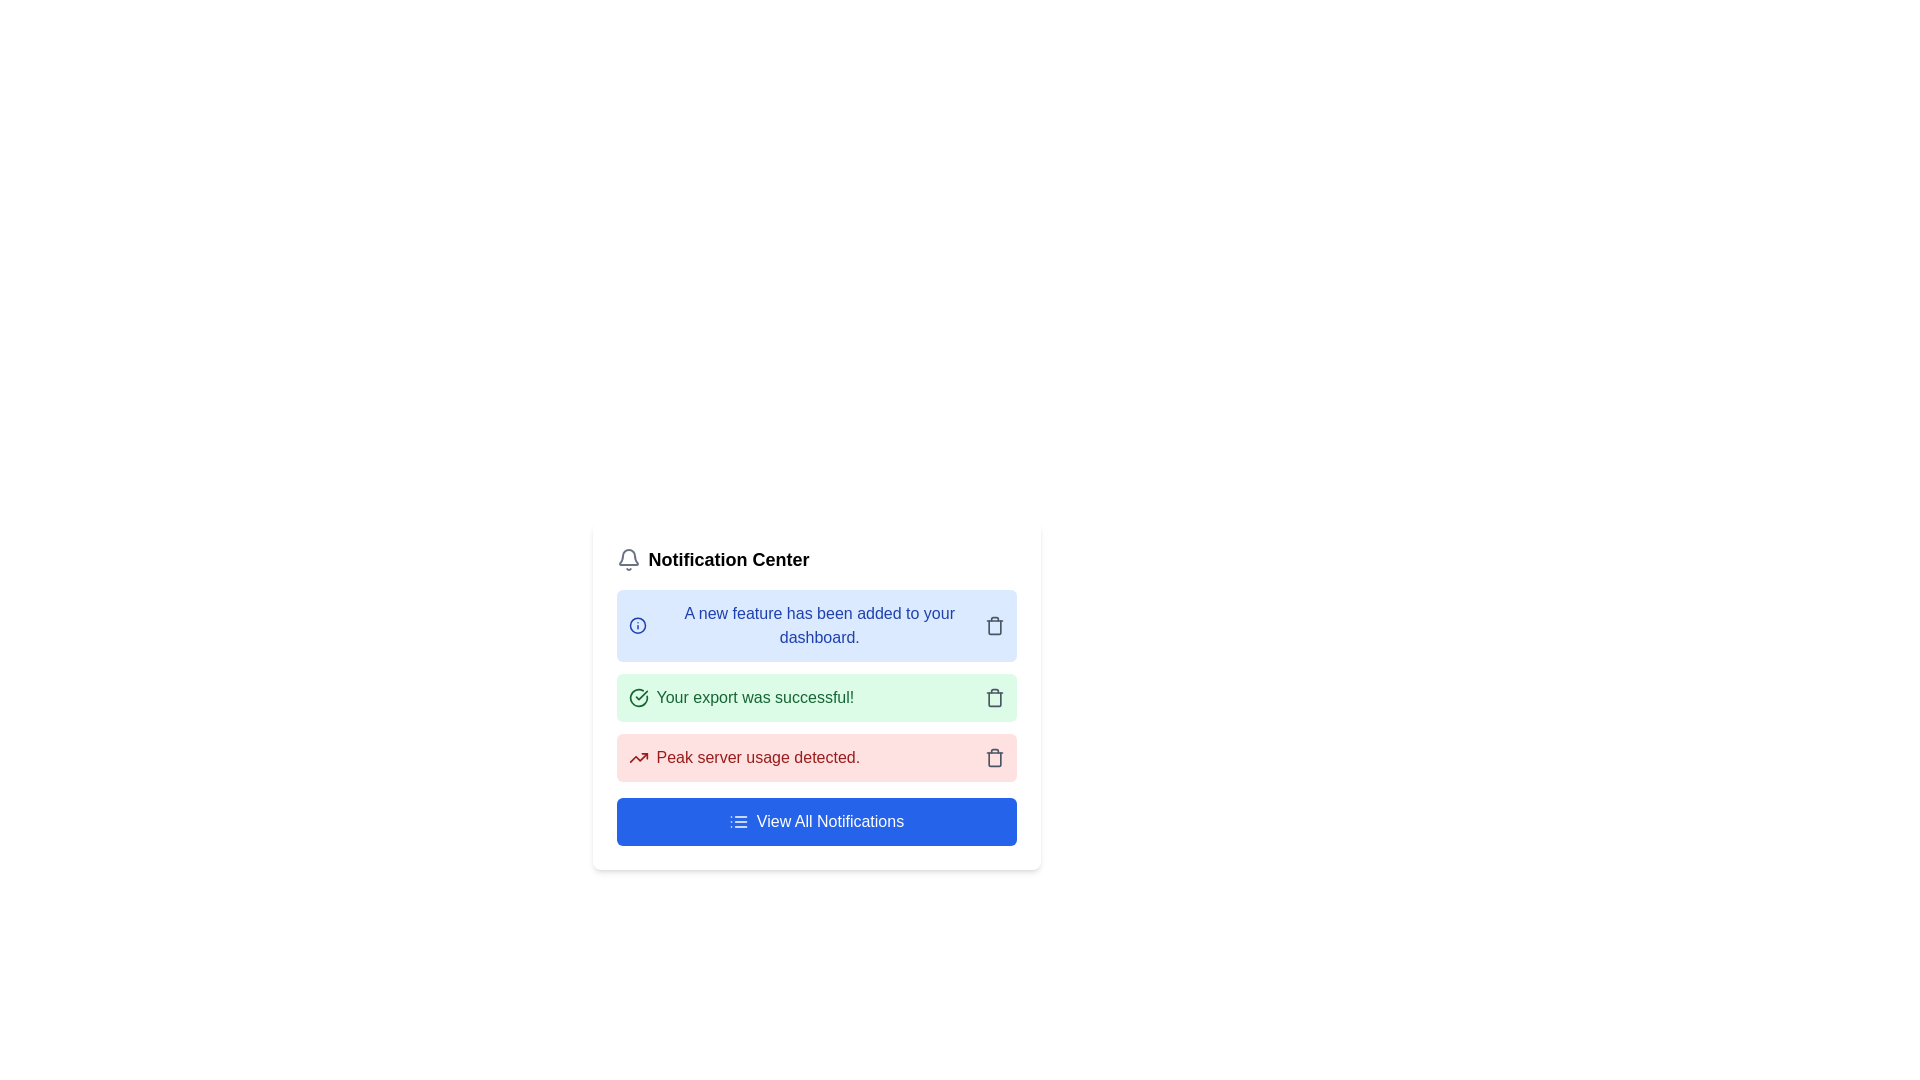  Describe the element at coordinates (757, 758) in the screenshot. I see `the textual notification message indicating 'Peak server usage detected' located in the third notification card of the Notification Center` at that location.